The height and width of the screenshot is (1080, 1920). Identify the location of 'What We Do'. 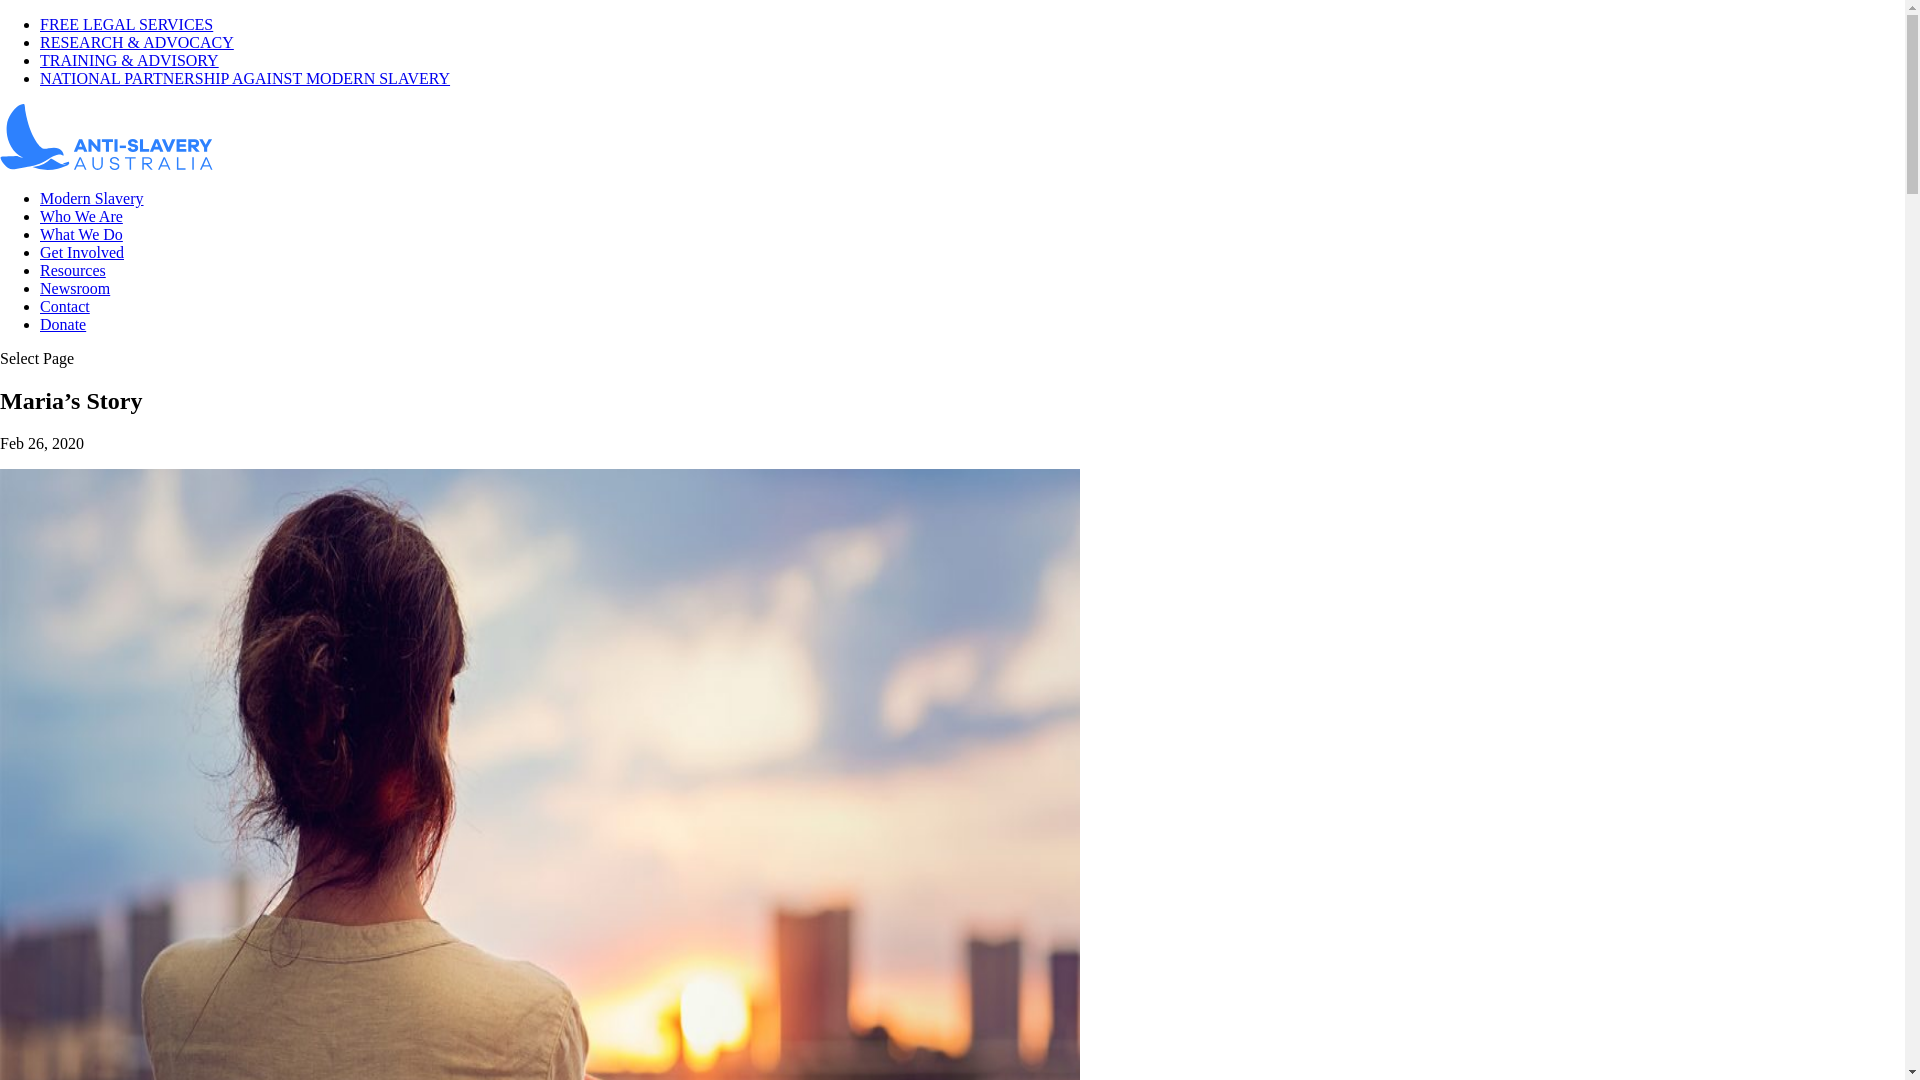
(80, 233).